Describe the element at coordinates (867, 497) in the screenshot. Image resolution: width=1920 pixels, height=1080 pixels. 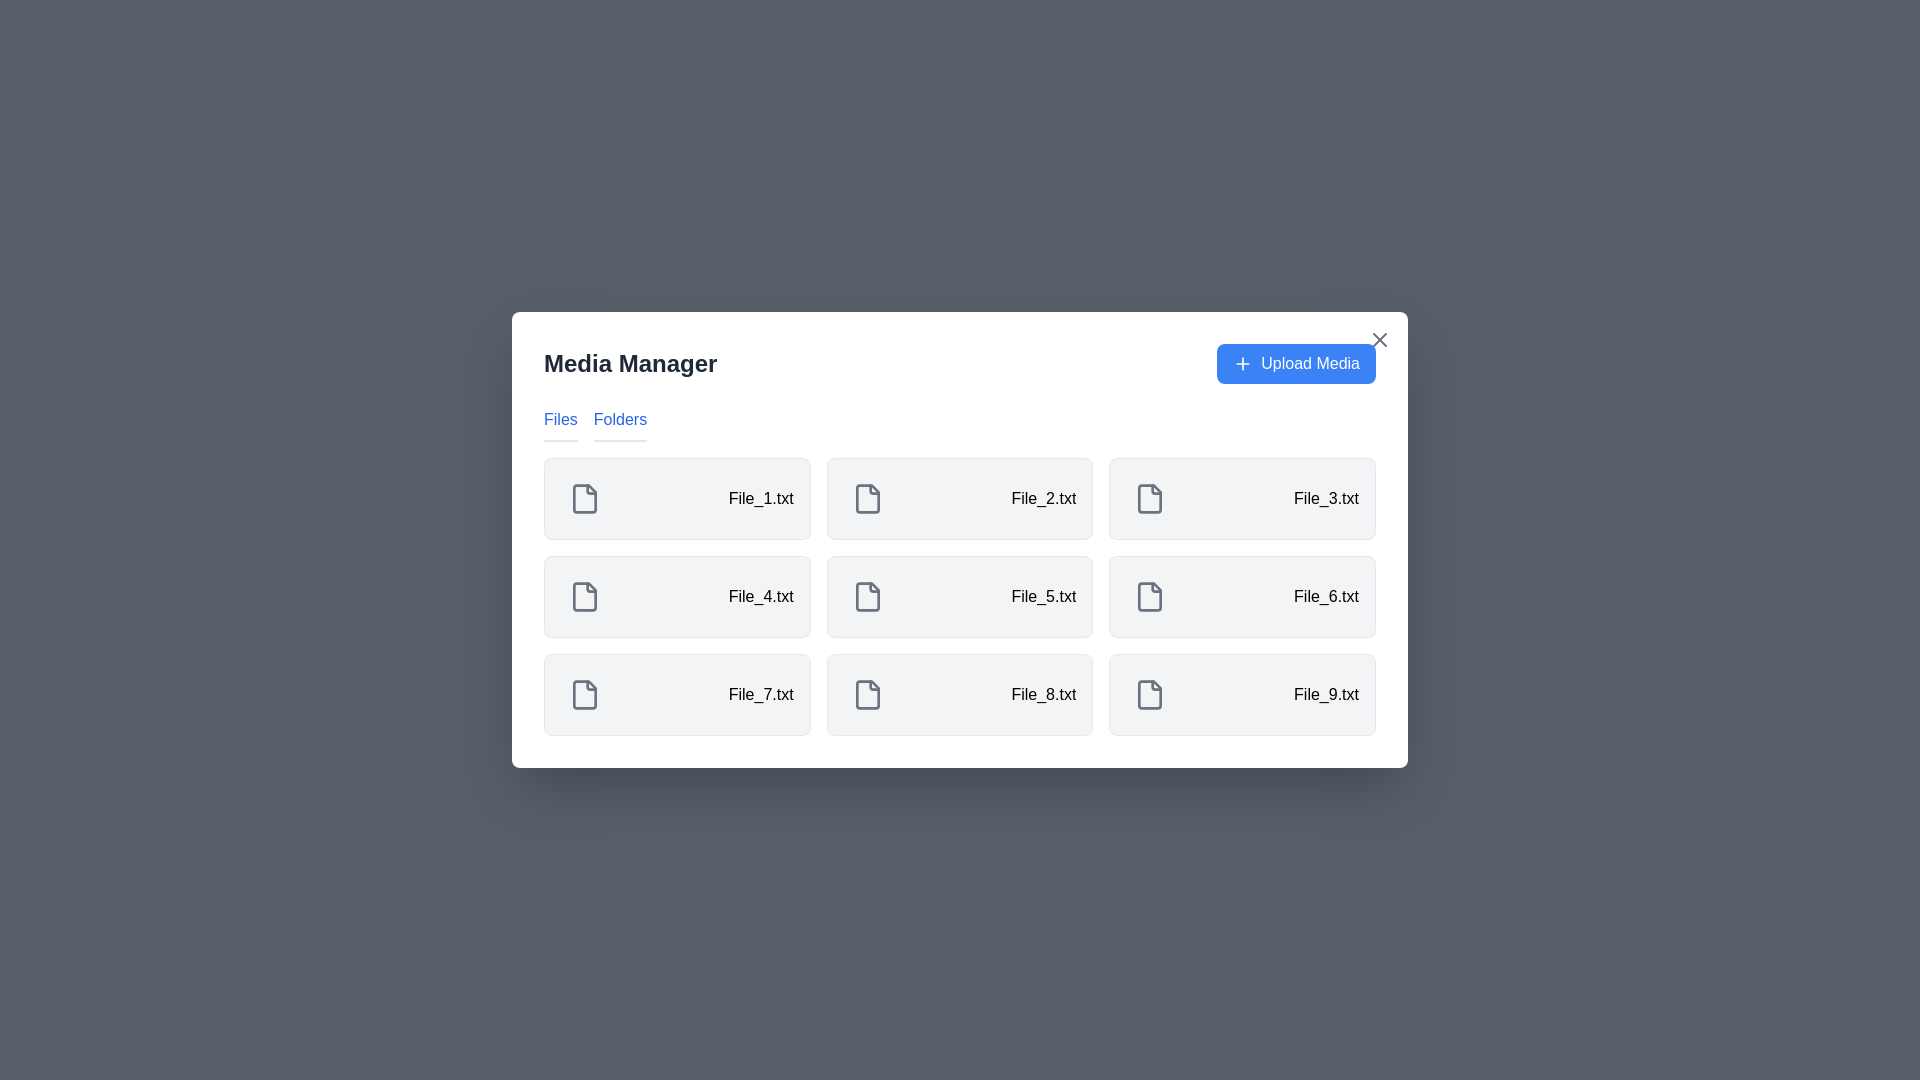
I see `the File icon (SVG graphic) located in the second column of the first row in the Media Manager interface` at that location.